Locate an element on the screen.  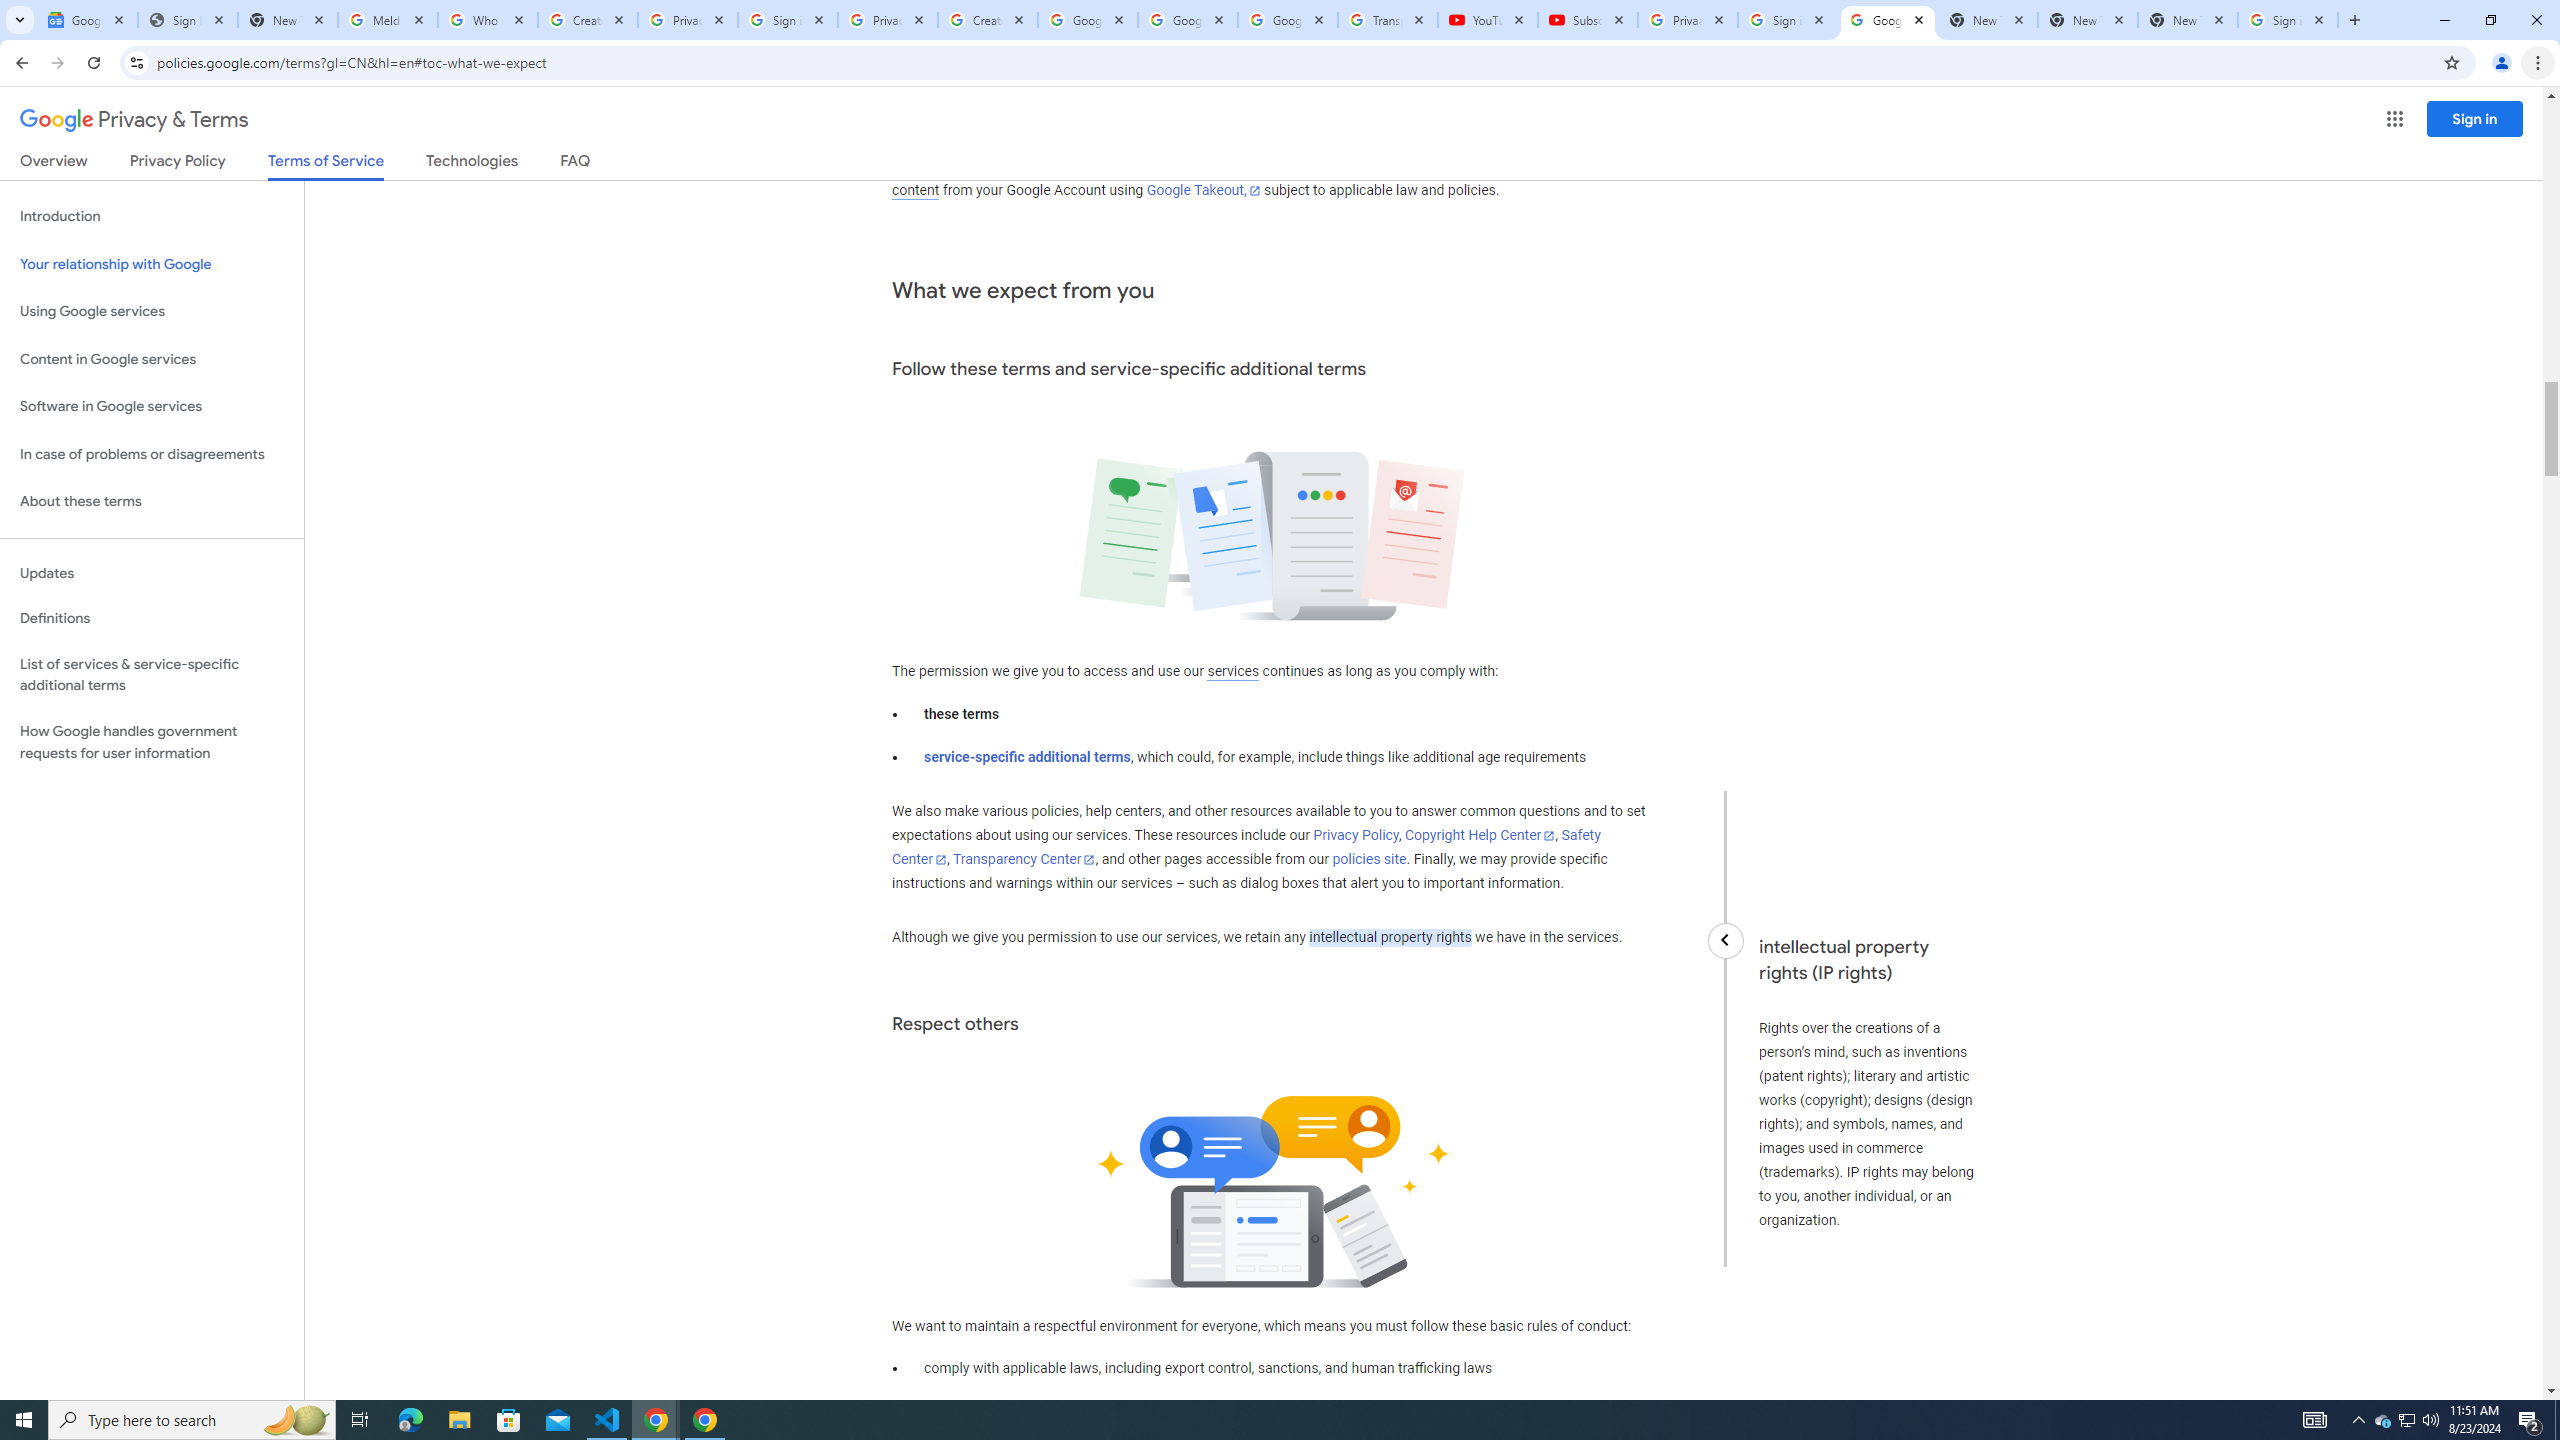
'New Tab' is located at coordinates (2188, 19).